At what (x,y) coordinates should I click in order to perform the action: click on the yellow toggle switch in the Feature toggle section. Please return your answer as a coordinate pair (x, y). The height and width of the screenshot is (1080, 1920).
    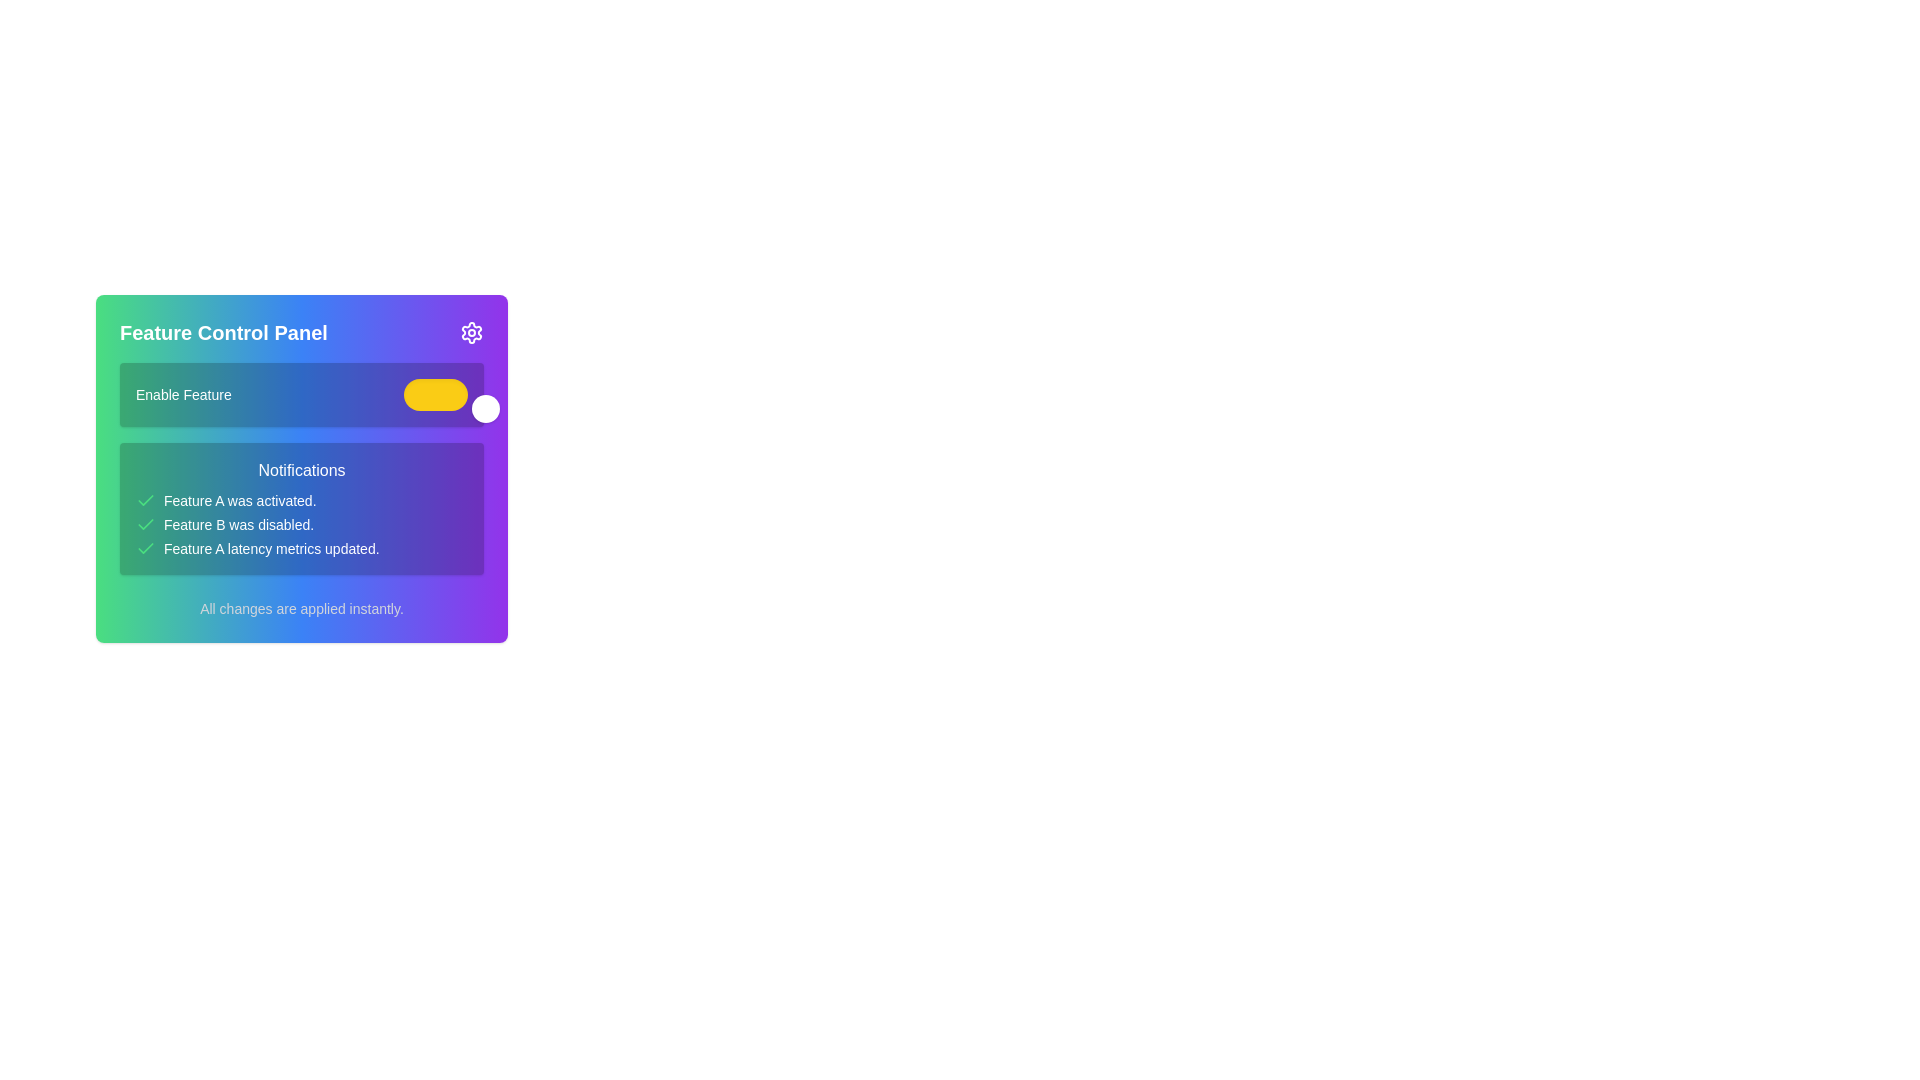
    Looking at the image, I should click on (301, 394).